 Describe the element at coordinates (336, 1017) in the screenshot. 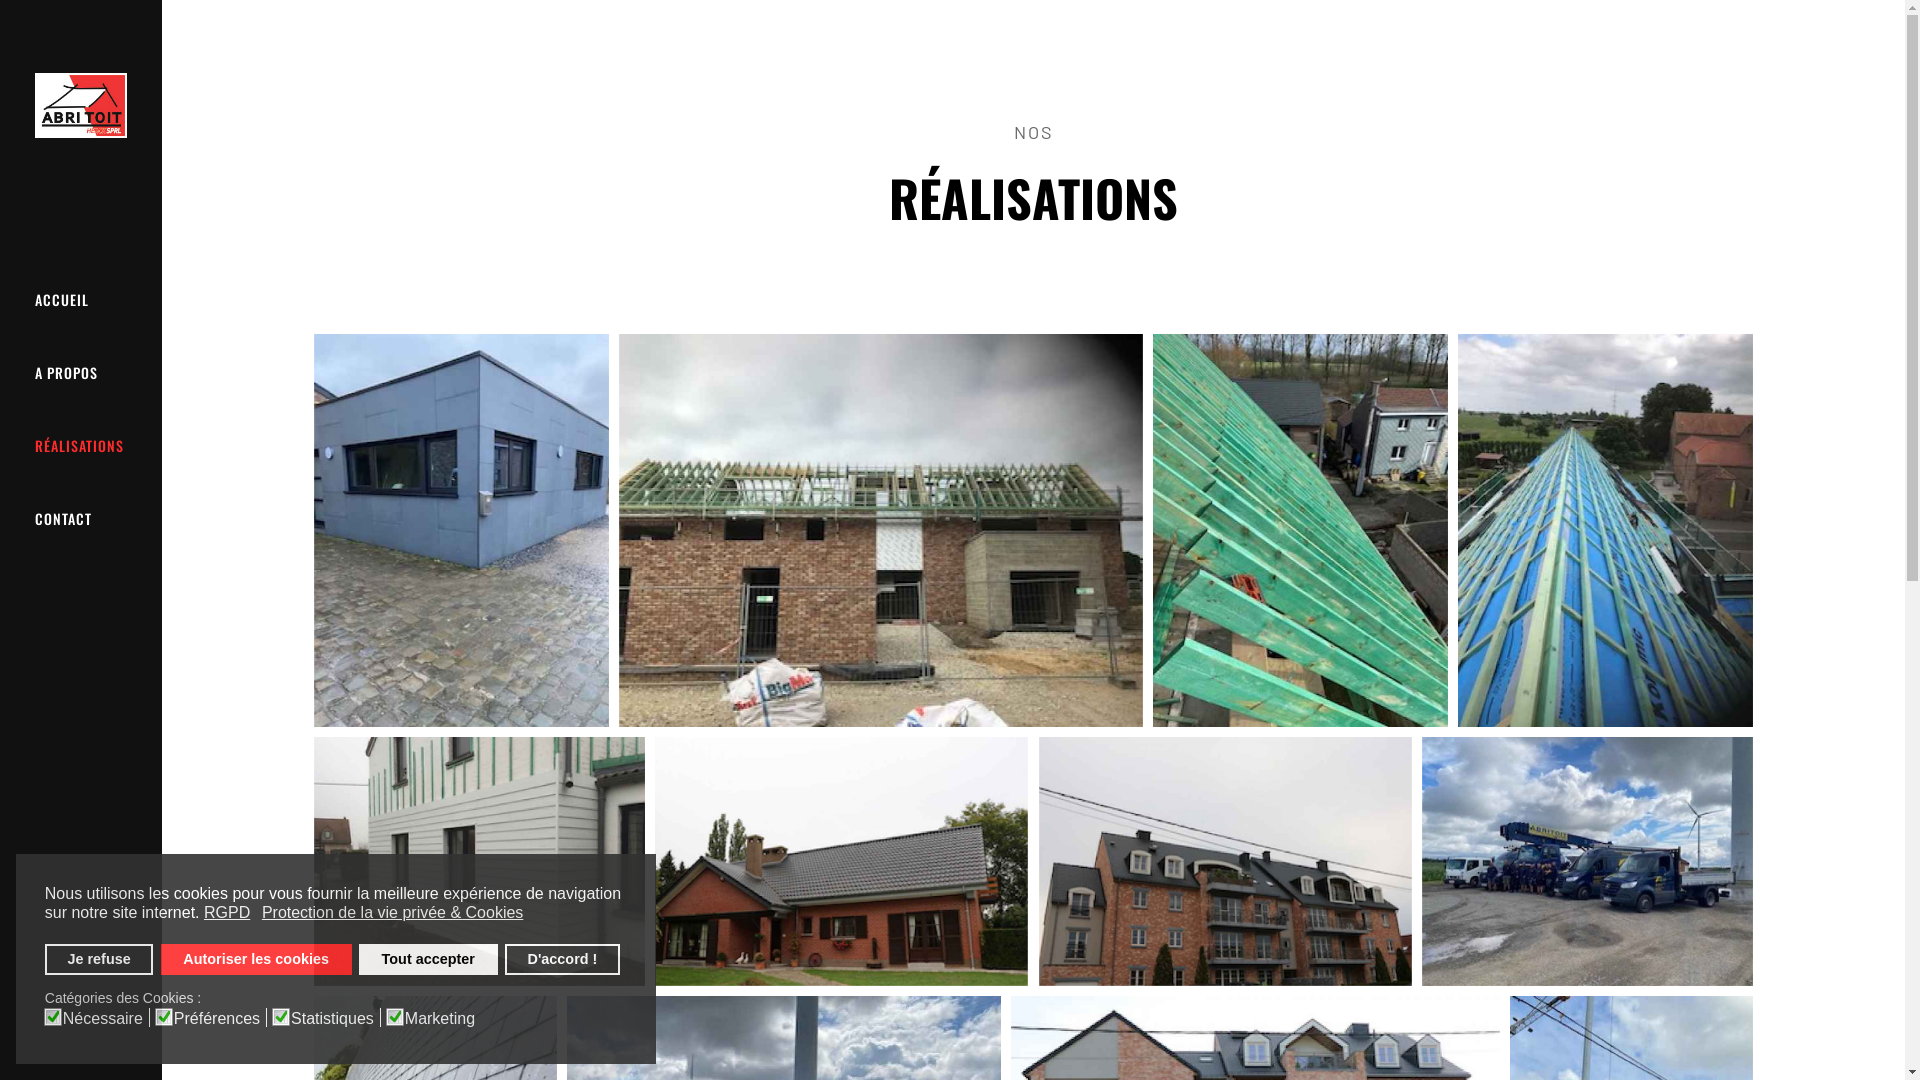

I see `'Statistiques'` at that location.